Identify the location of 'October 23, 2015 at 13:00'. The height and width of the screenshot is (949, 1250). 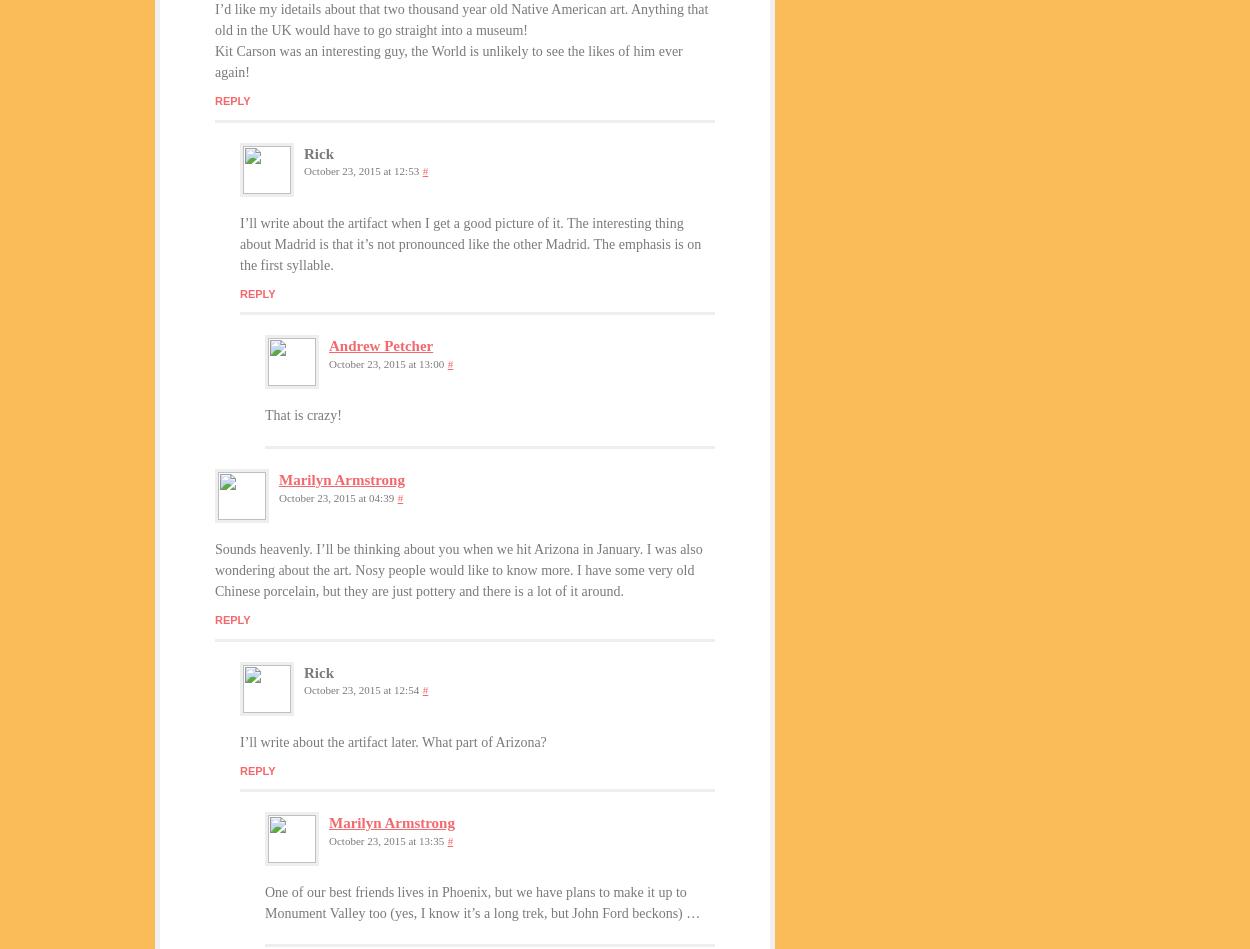
(386, 362).